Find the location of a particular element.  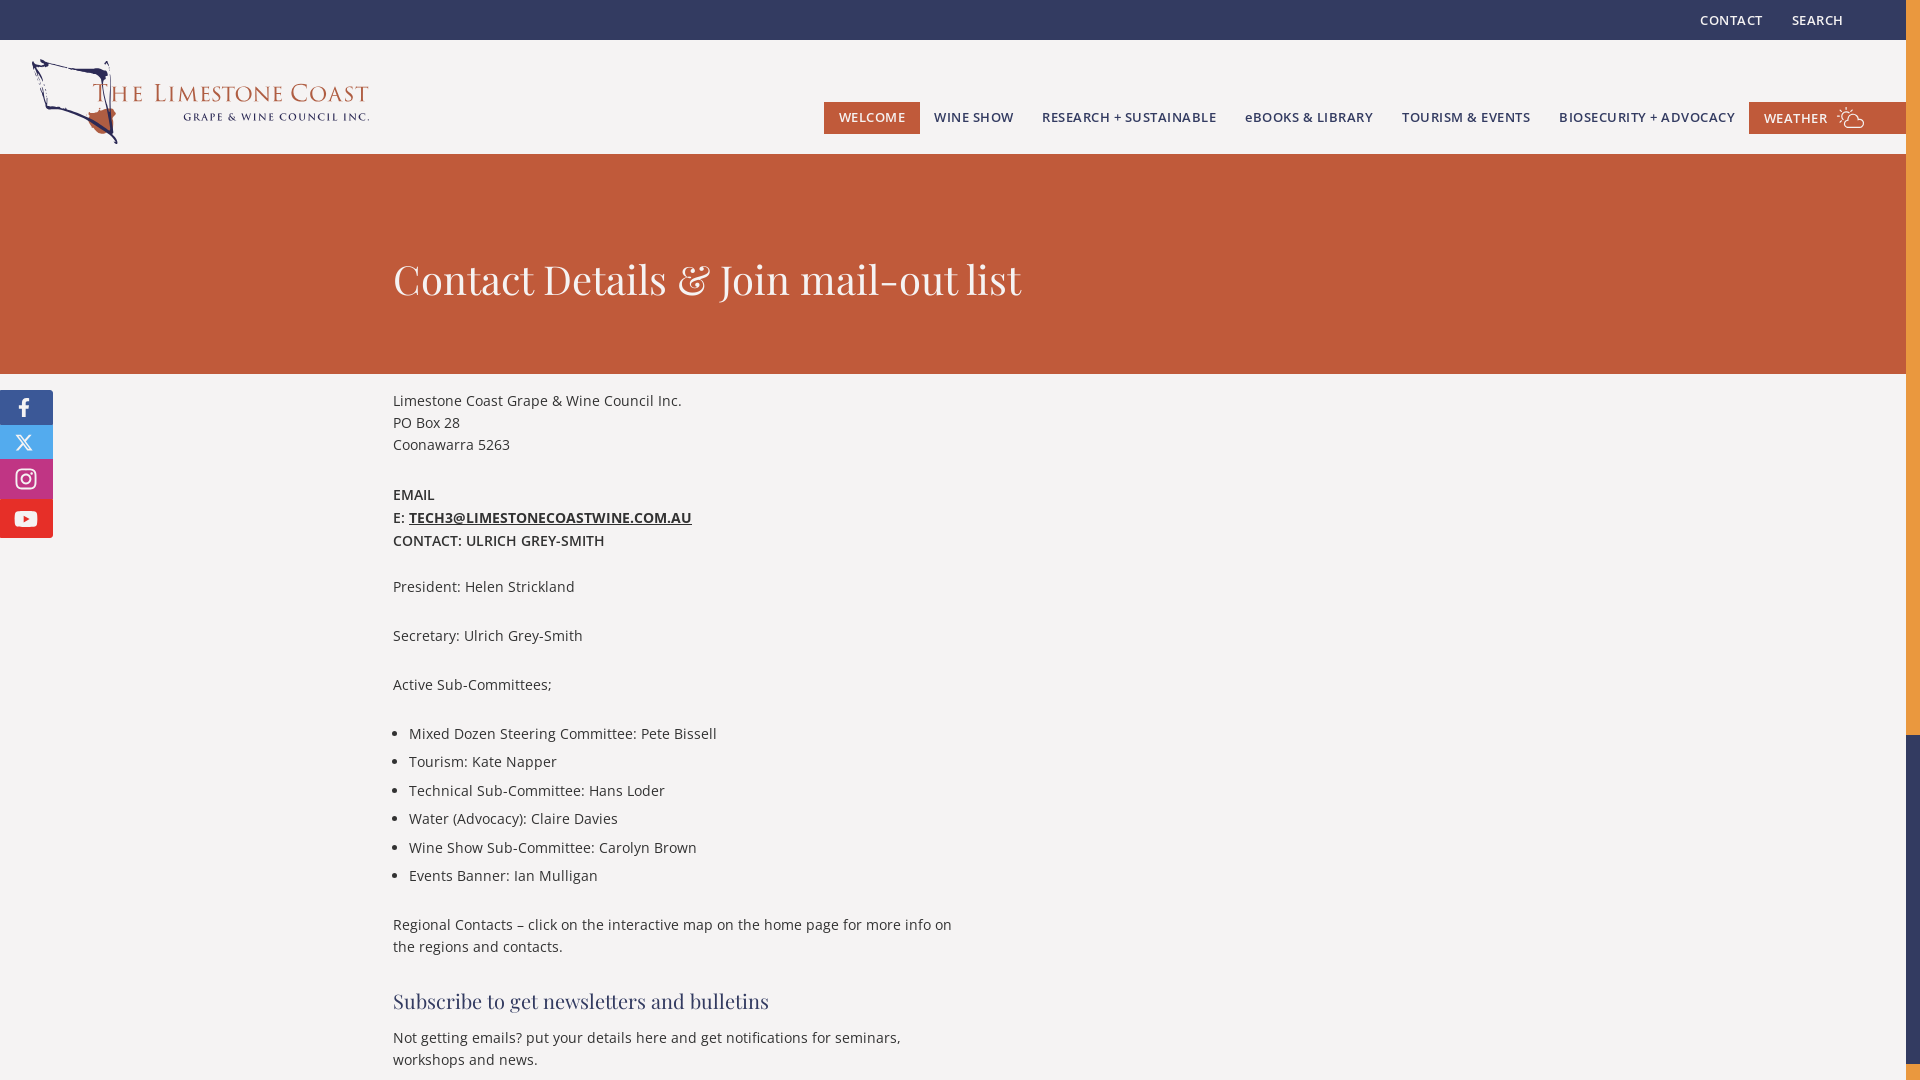

'RESEARCH + SUSTAINABLE' is located at coordinates (1129, 118).